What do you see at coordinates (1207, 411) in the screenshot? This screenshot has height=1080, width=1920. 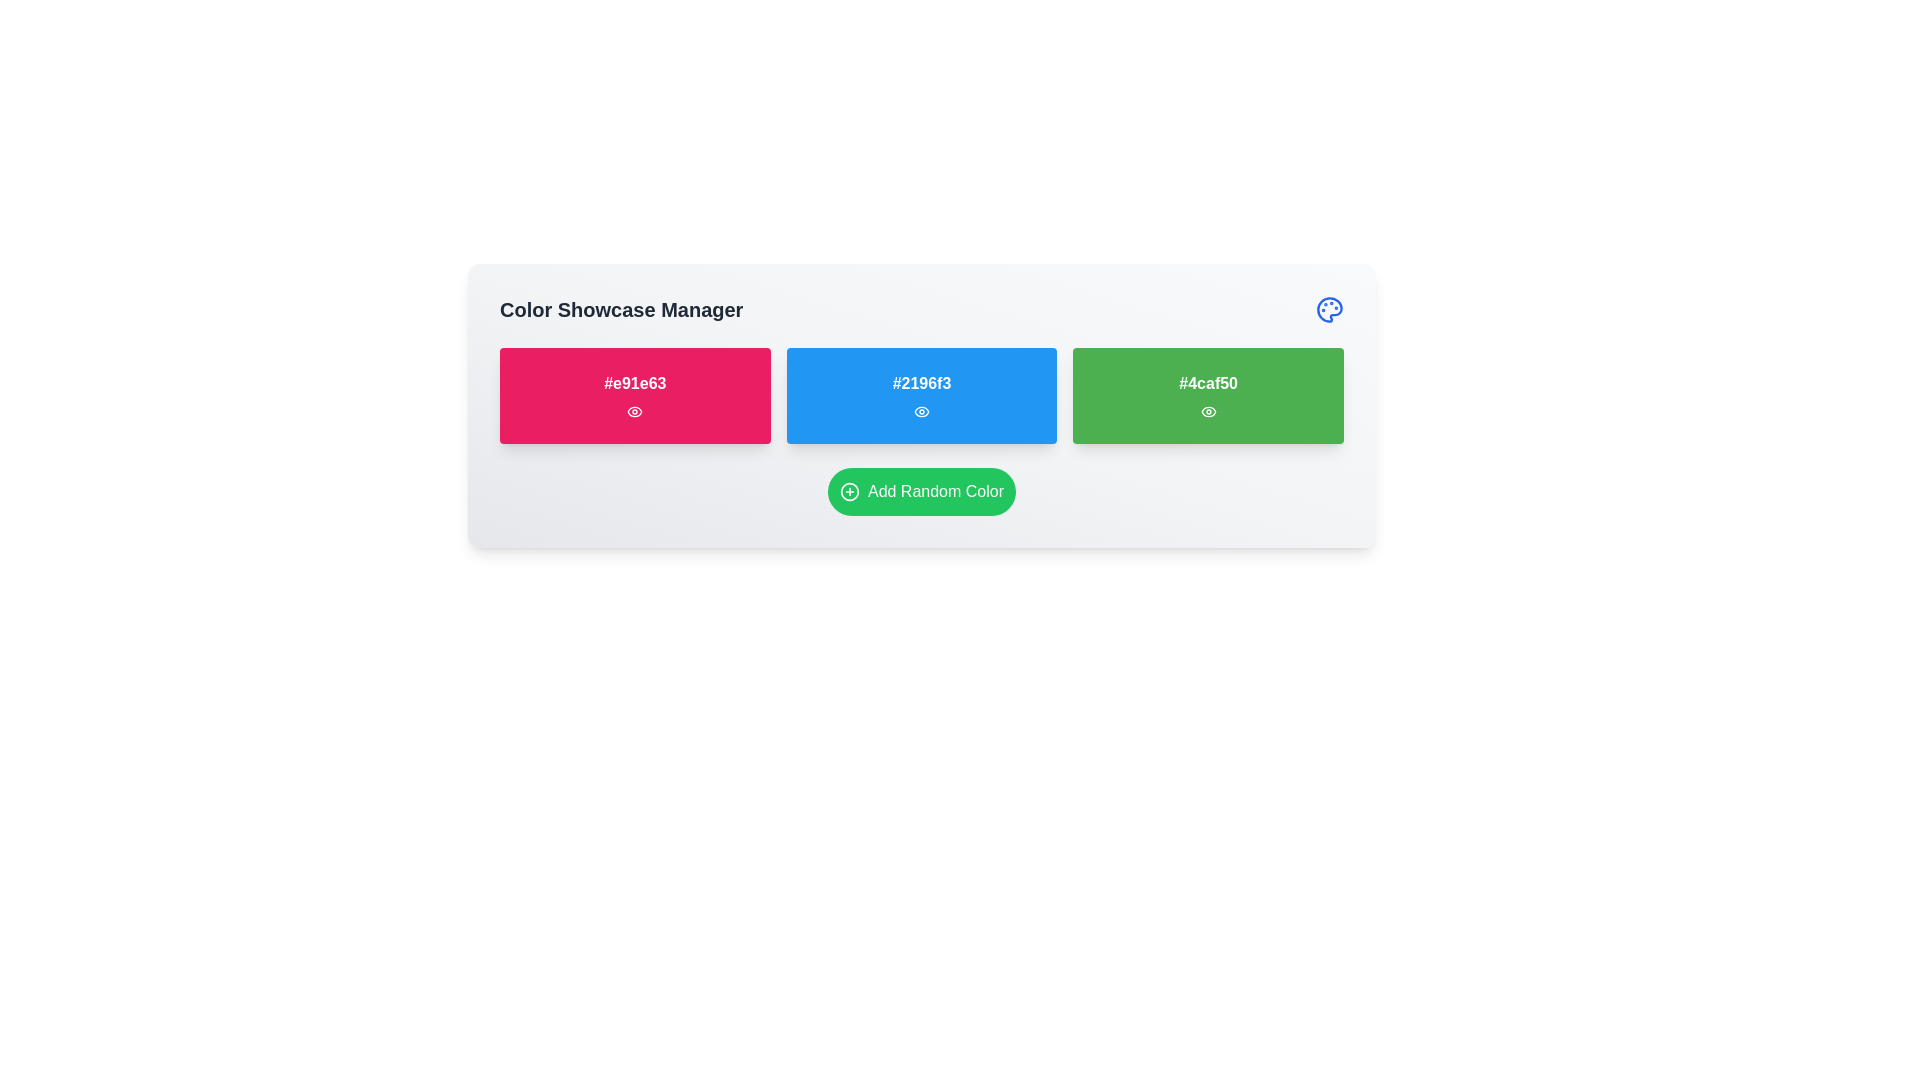 I see `the outer ellipse-like part of the eye-shaped icon, which is a vector graphic component with a green stroke on a white background, located within a green card with the text '#4caf50'` at bounding box center [1207, 411].